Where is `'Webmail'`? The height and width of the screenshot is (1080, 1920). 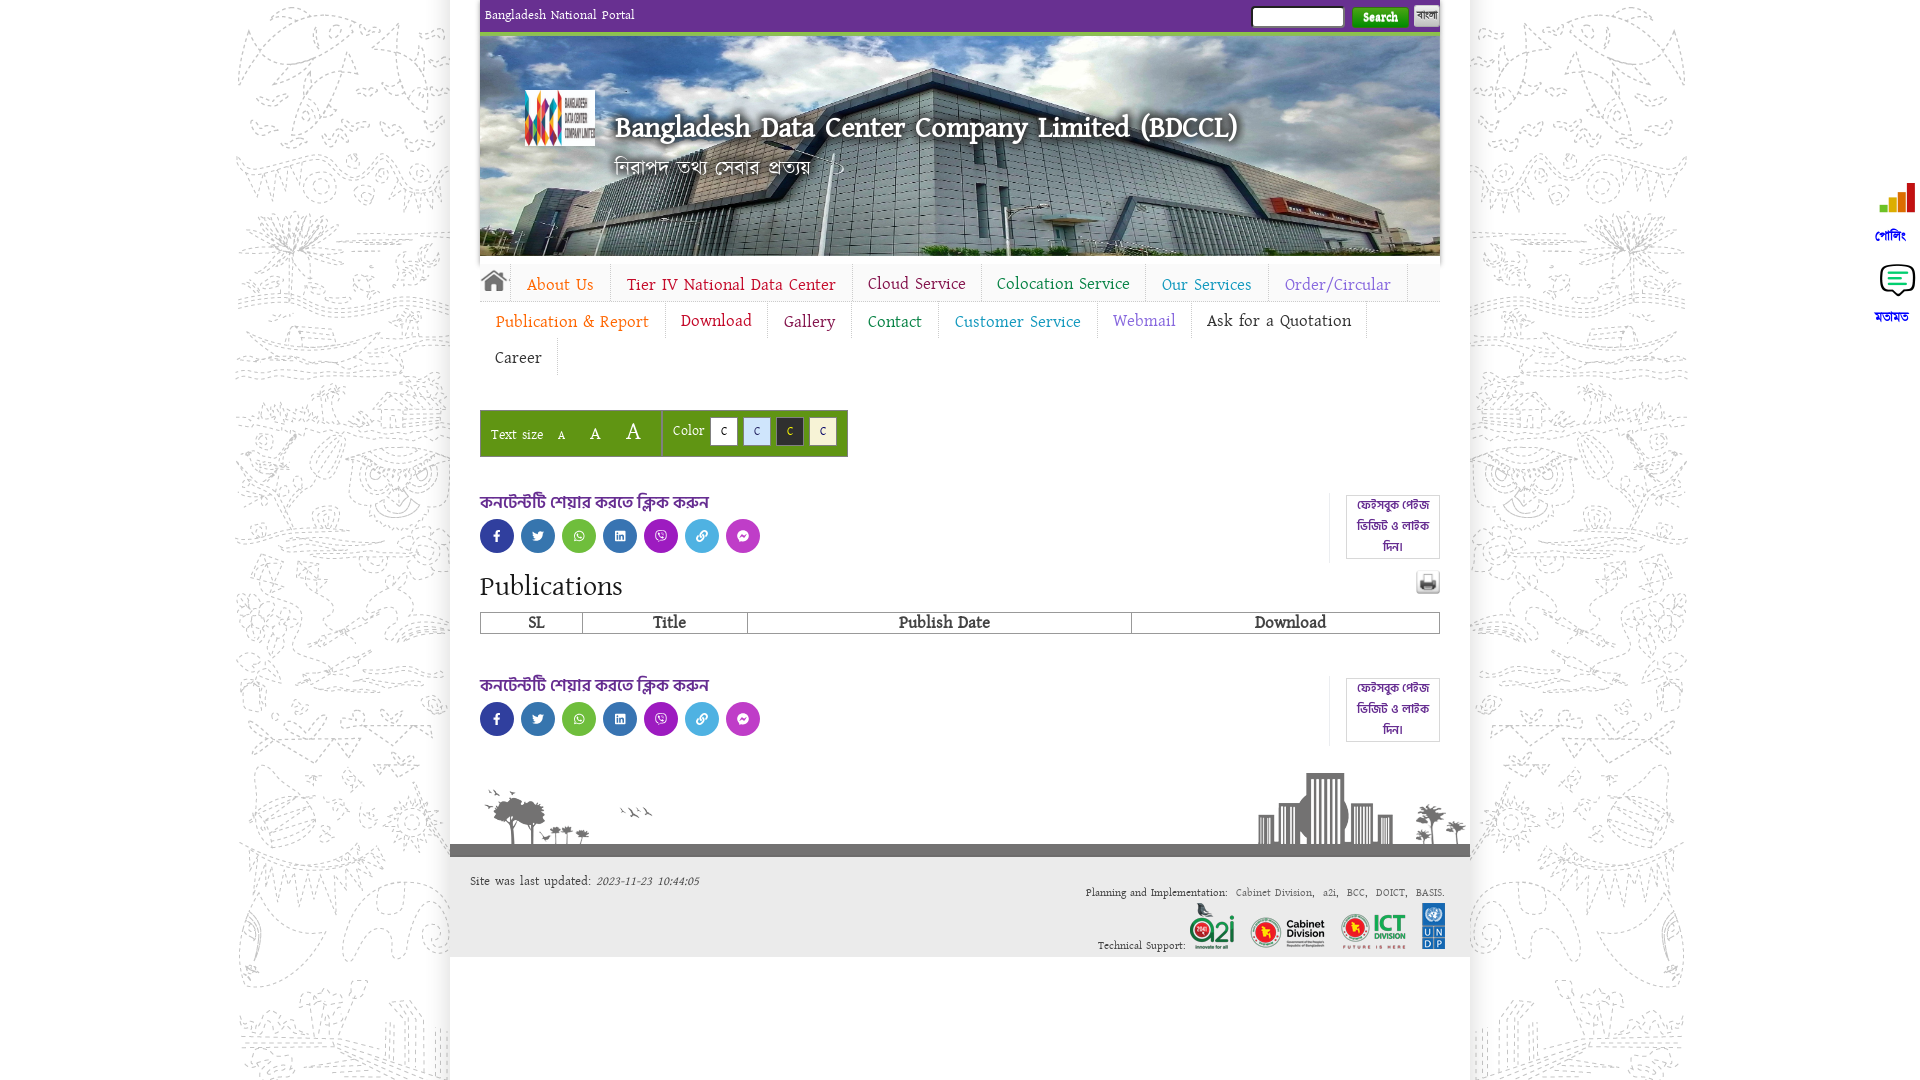
'Webmail' is located at coordinates (1144, 319).